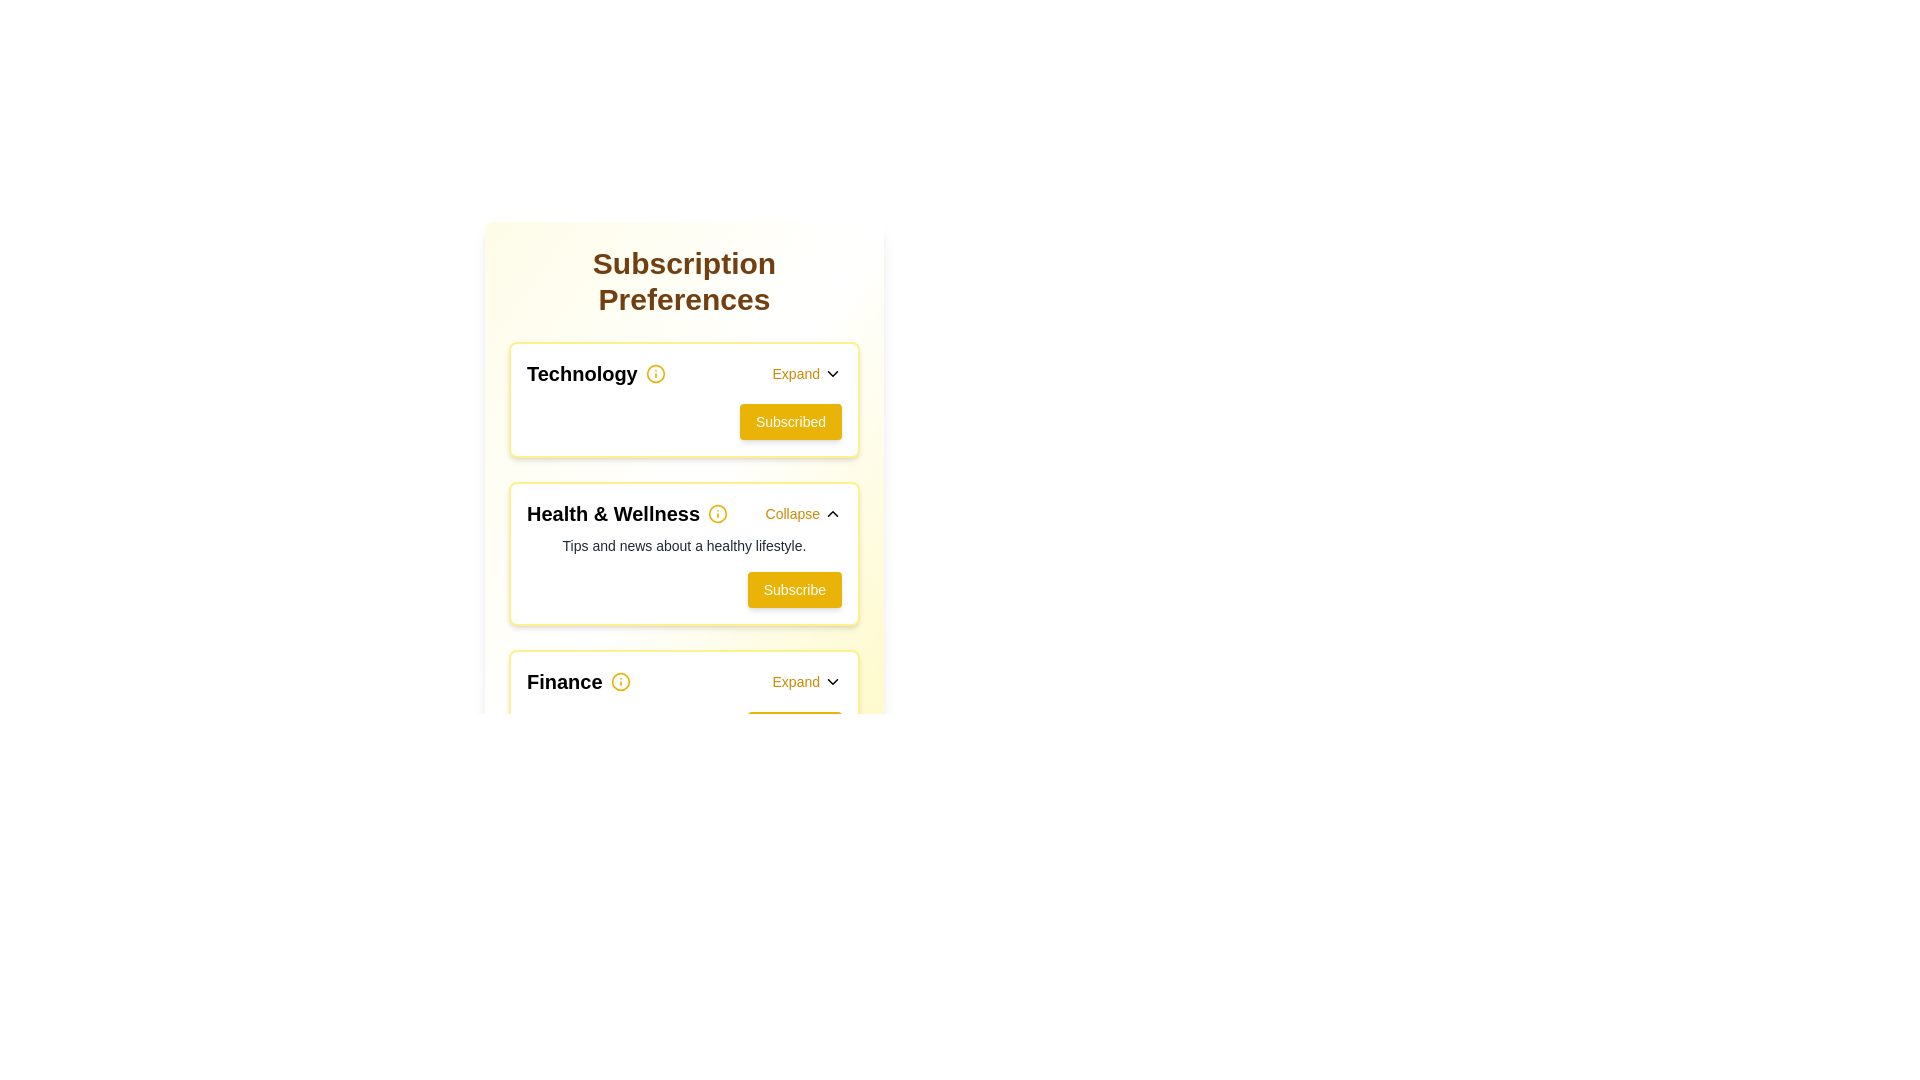  What do you see at coordinates (563, 681) in the screenshot?
I see `the 'Finance' label, which is bold and black, located in the third section under 'Subscription Preferences', to the left of a circular yellow information icon` at bounding box center [563, 681].